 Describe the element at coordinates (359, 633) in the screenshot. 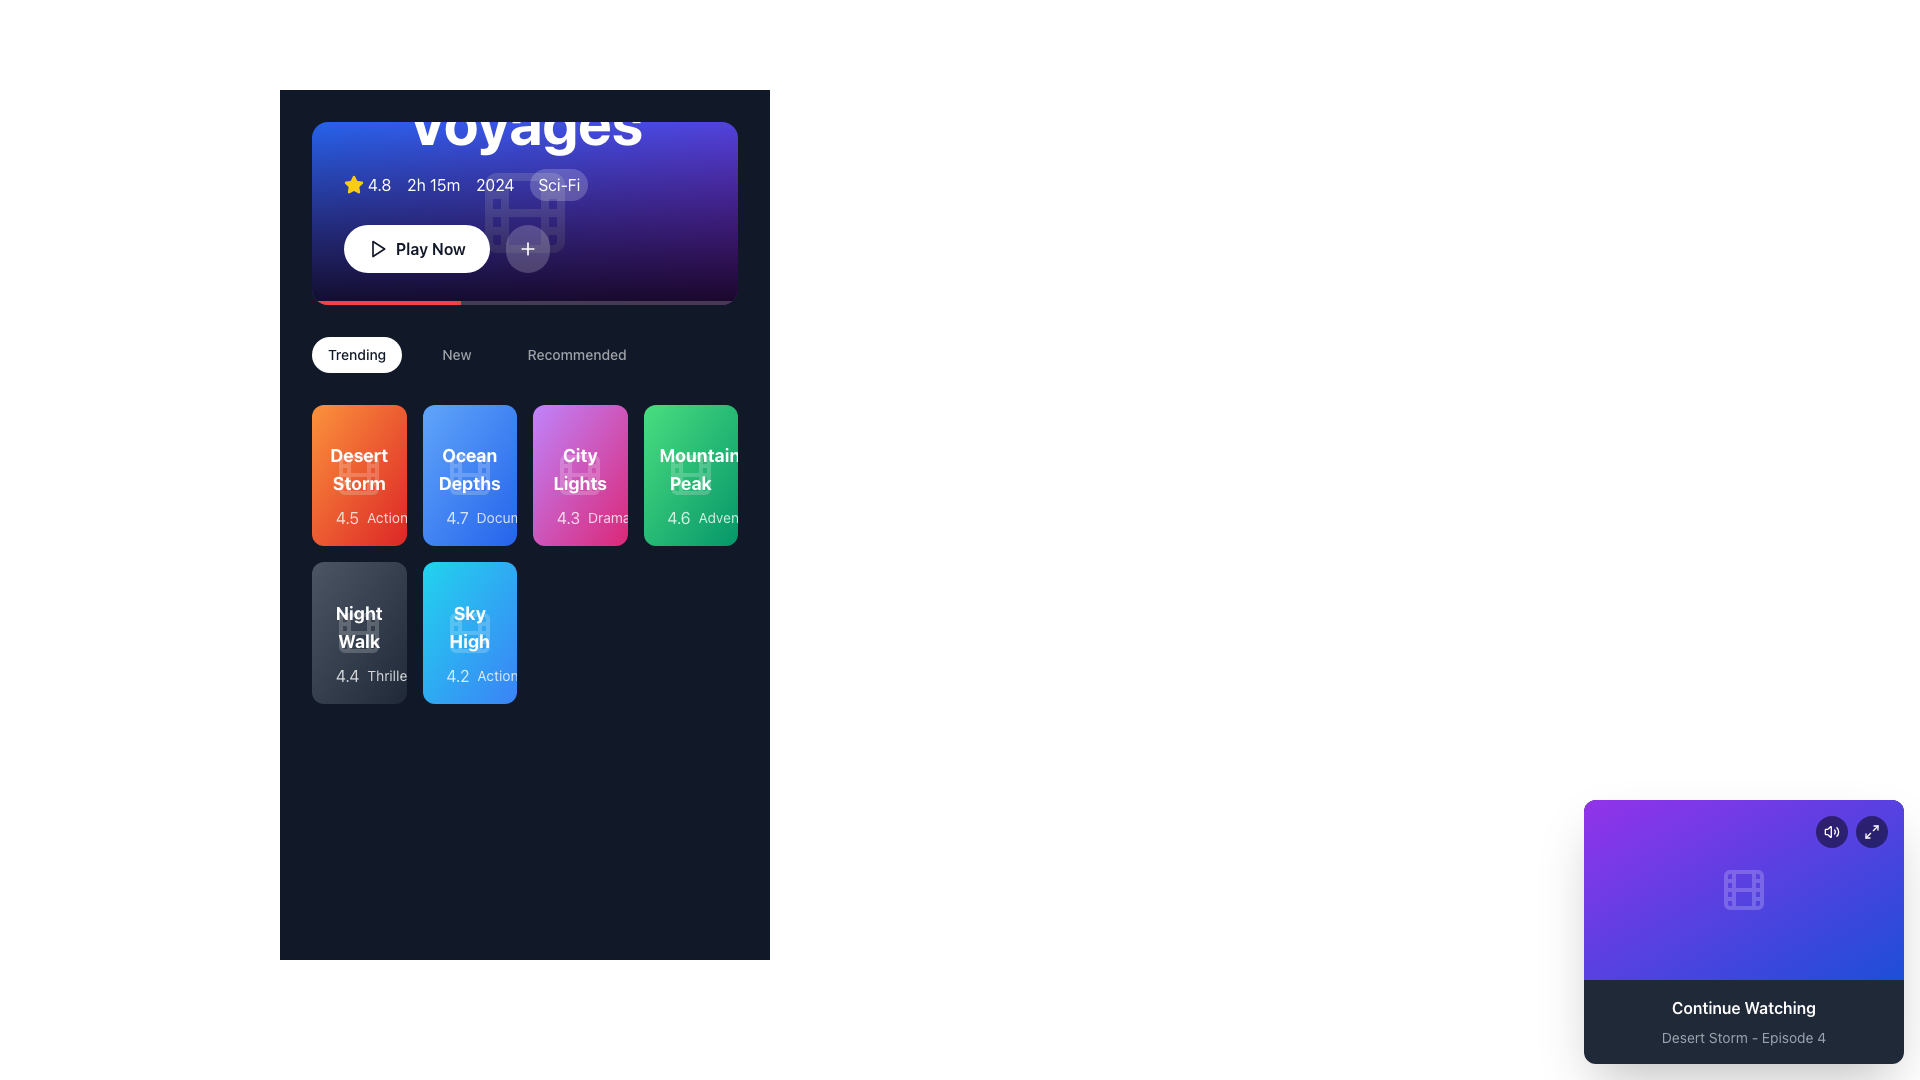

I see `on the movie/show selection card that displays its title, rating, and genre, located in the first item of the second row in a grid layout` at that location.